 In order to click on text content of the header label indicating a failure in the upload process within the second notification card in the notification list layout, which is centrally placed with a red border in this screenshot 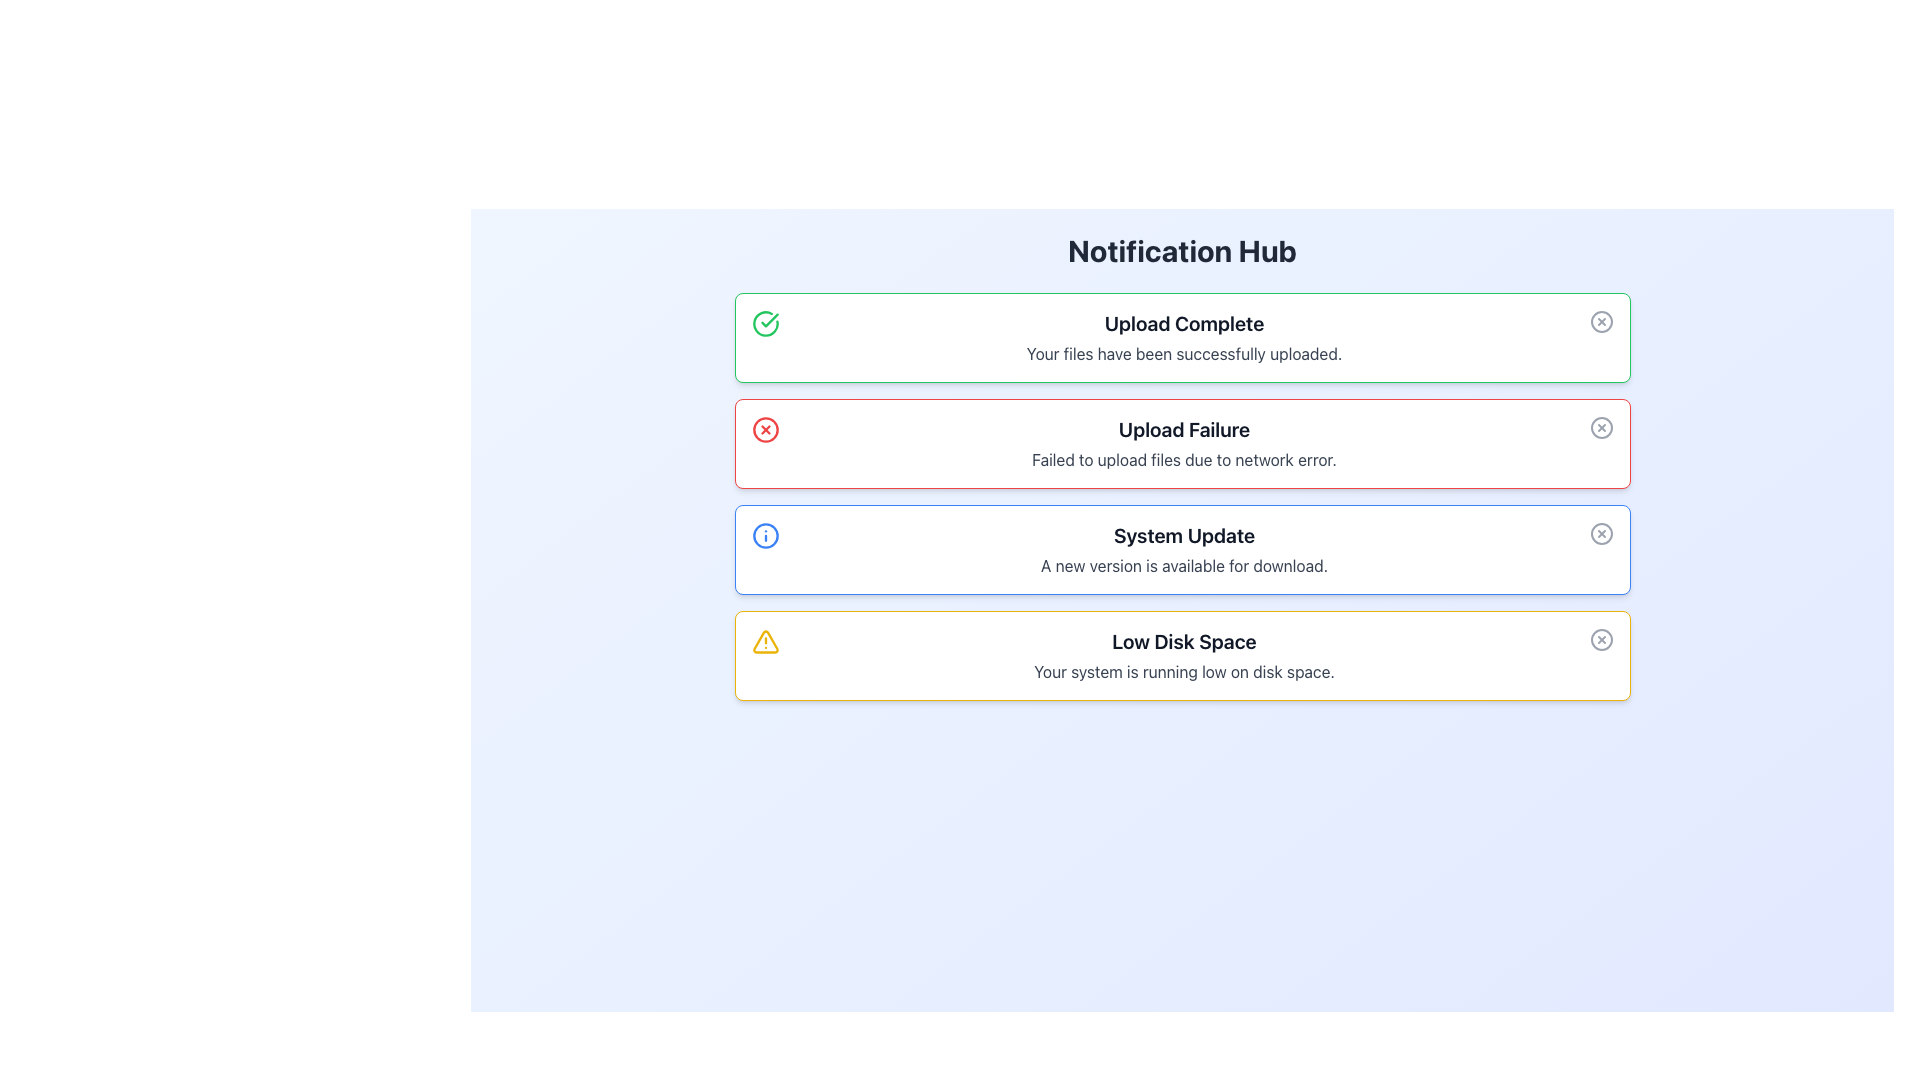, I will do `click(1184, 428)`.